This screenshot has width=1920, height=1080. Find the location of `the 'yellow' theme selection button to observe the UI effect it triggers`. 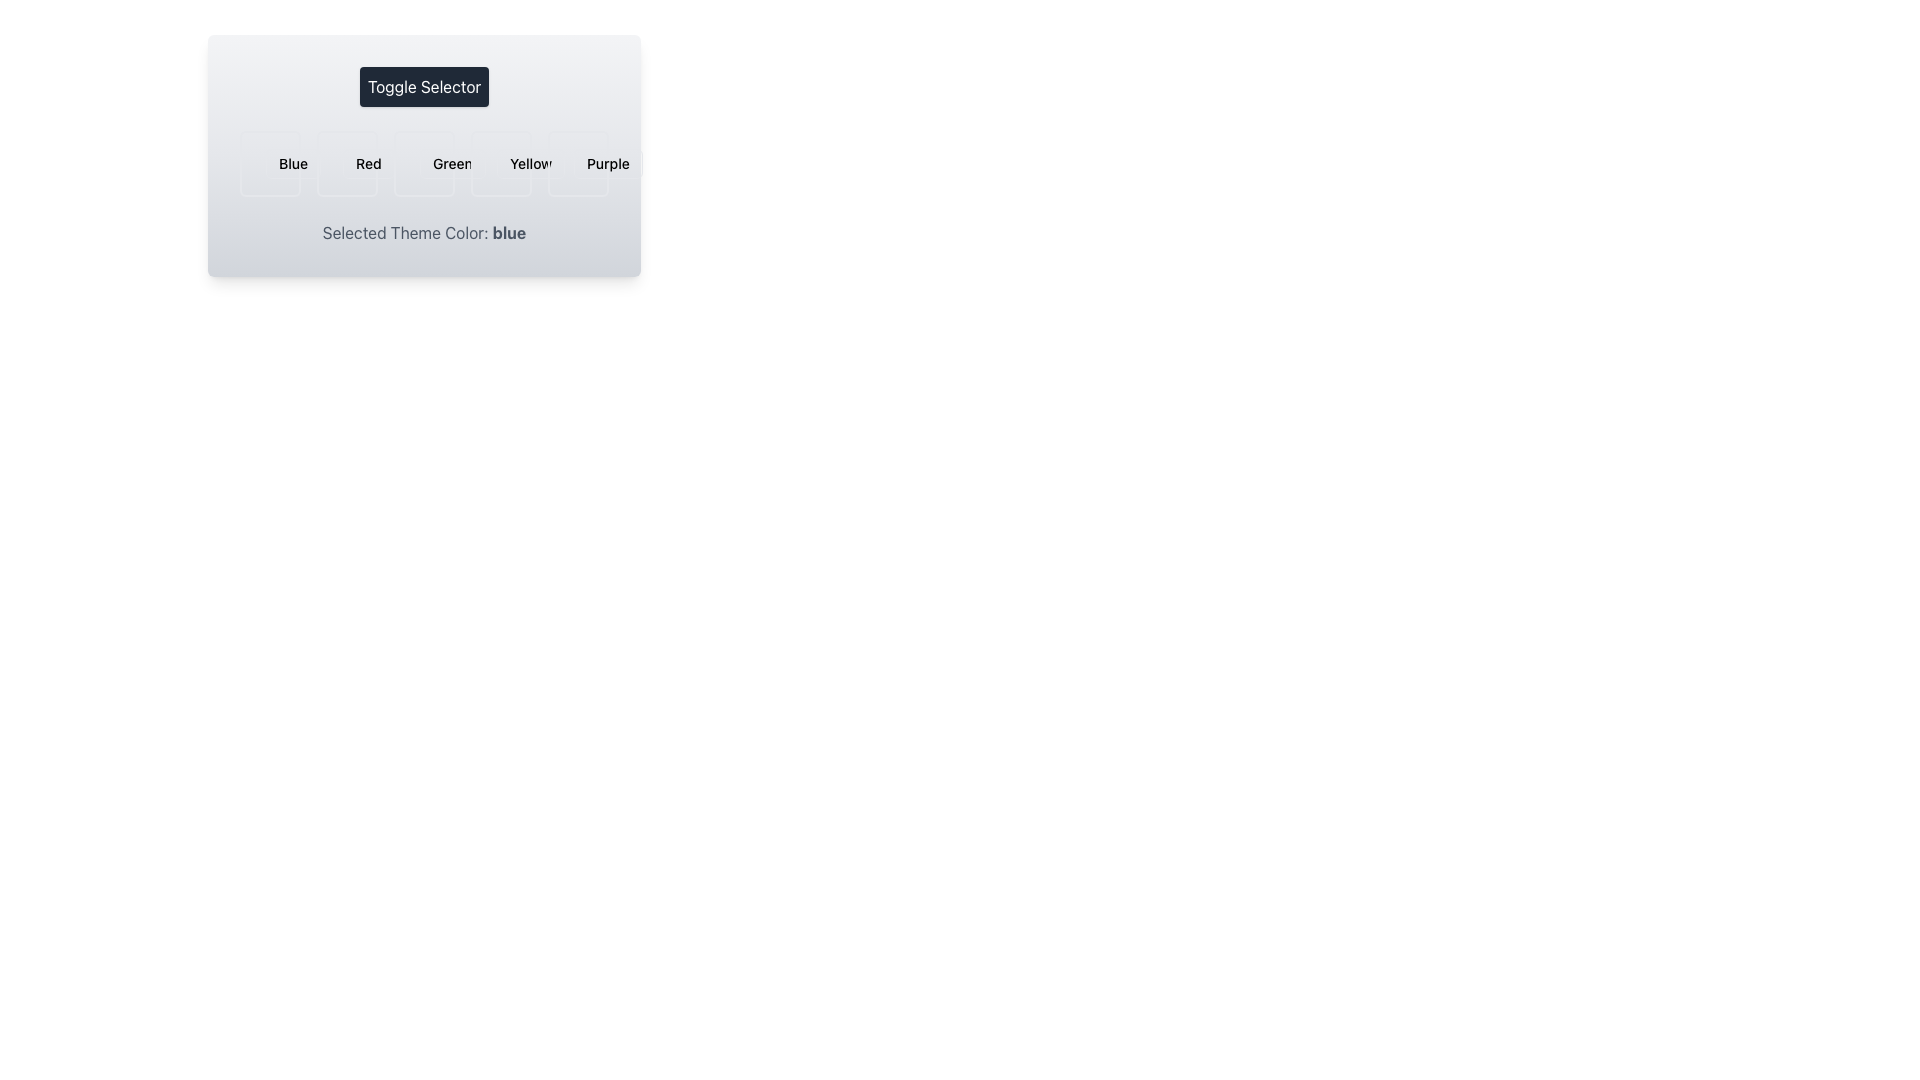

the 'yellow' theme selection button to observe the UI effect it triggers is located at coordinates (501, 163).